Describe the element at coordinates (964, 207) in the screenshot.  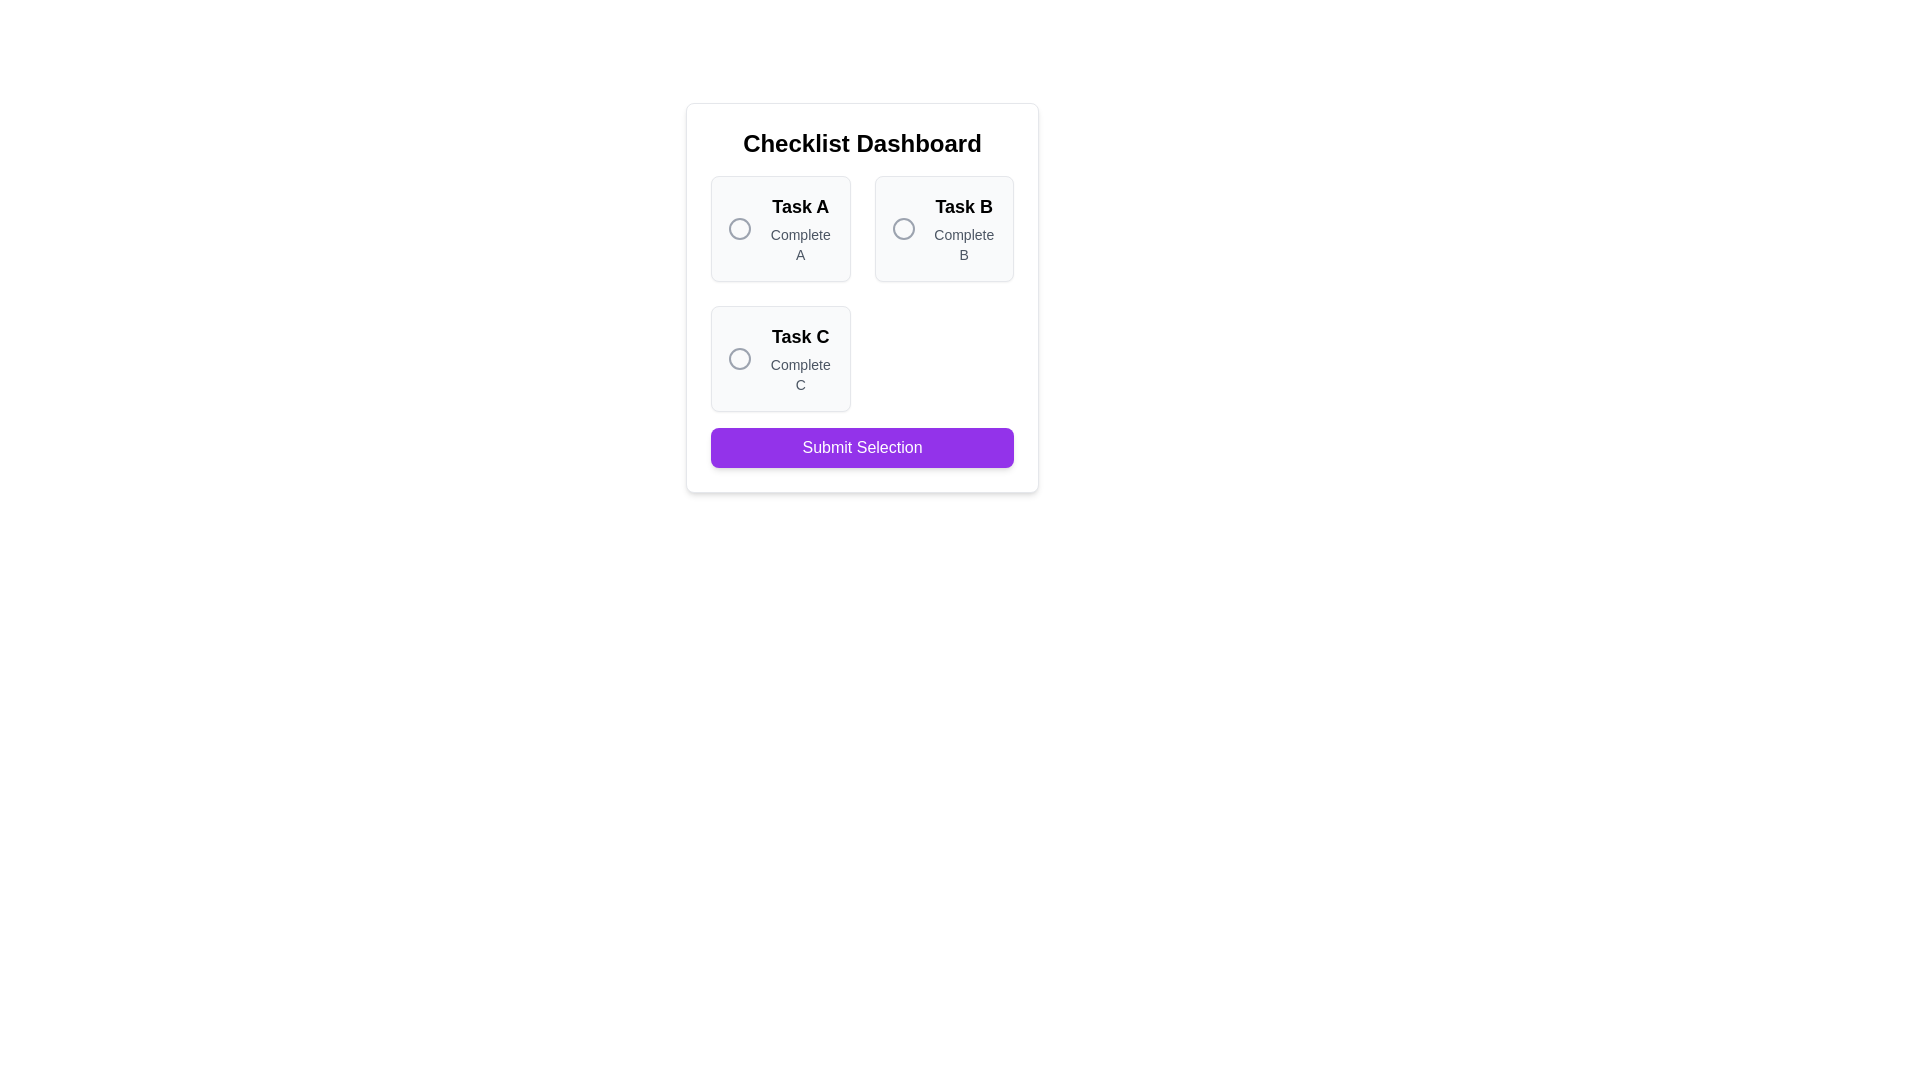
I see `the text header displaying 'Task B', which is located in the upper right section of the checklist interface within a card layout` at that location.